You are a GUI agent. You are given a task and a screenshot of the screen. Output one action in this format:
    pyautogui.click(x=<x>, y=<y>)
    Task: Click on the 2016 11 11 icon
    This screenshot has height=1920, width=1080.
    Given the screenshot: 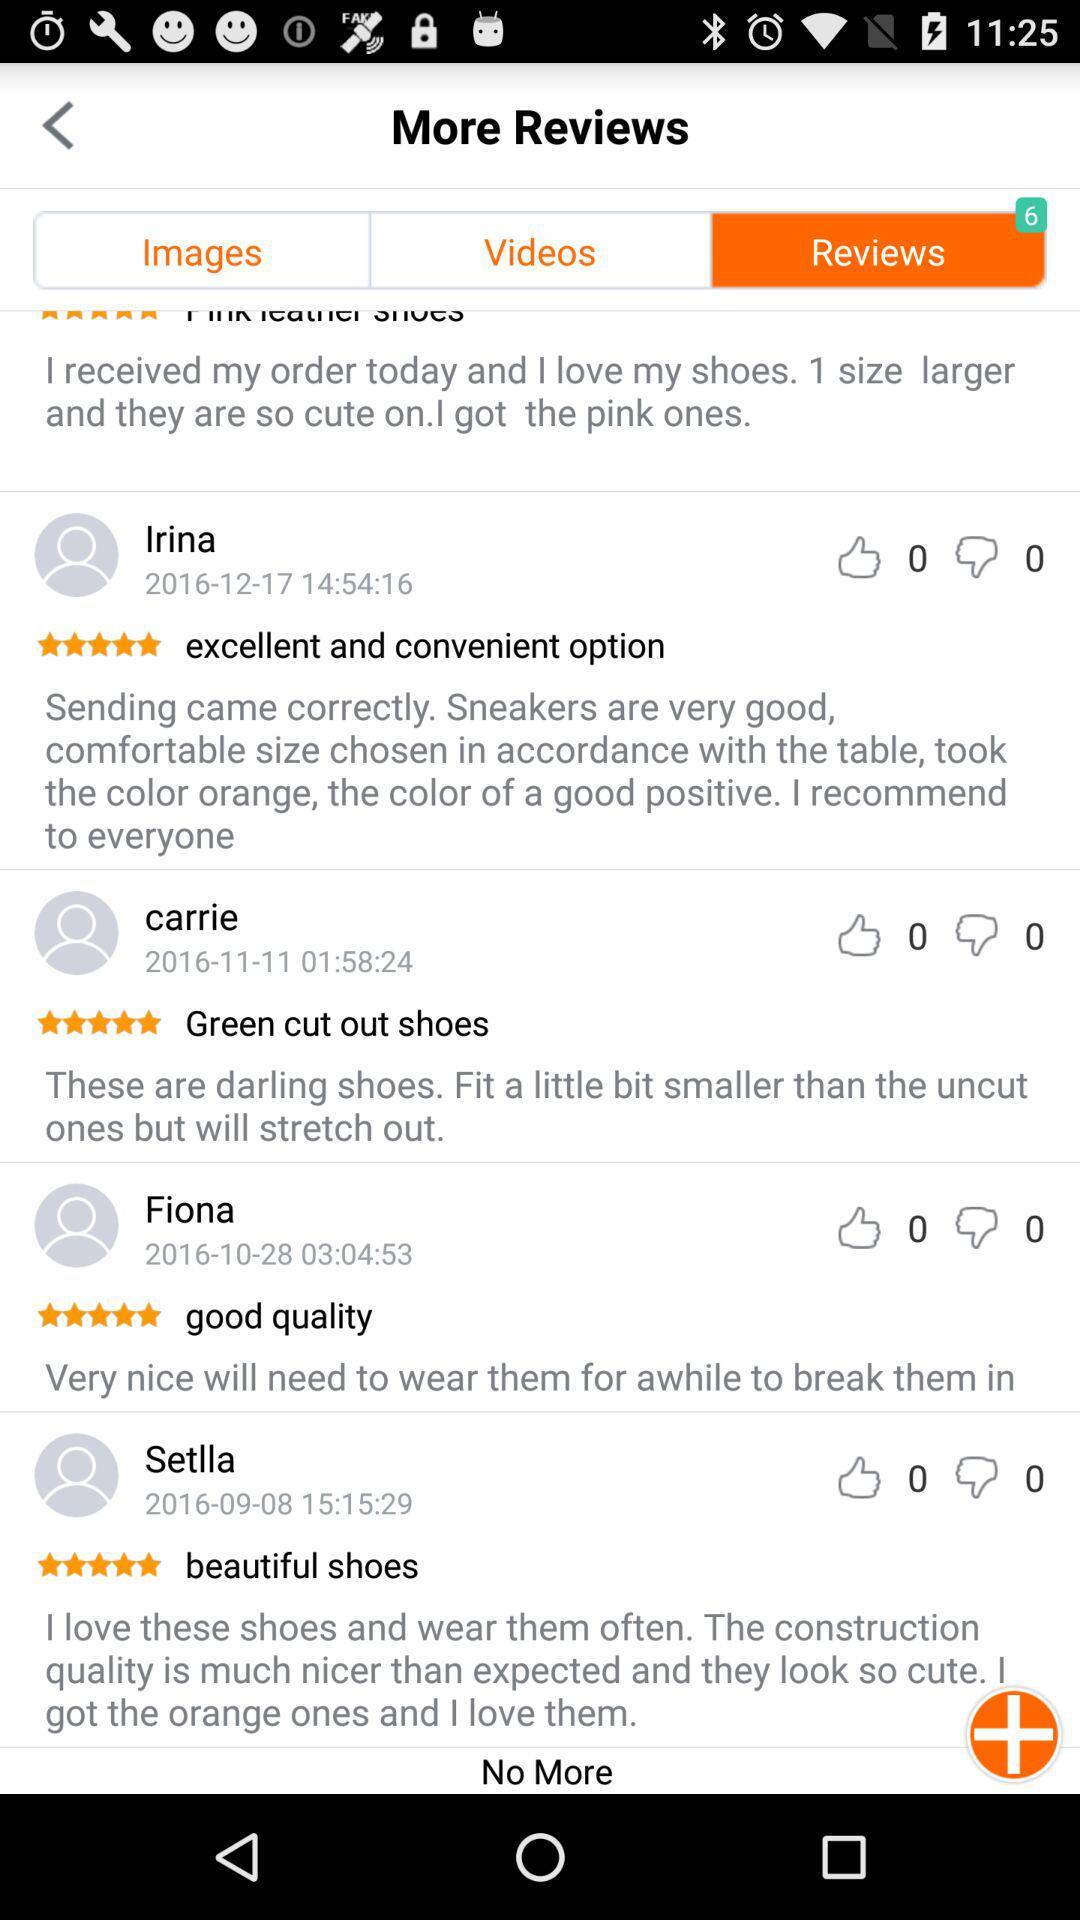 What is the action you would take?
    pyautogui.click(x=278, y=960)
    